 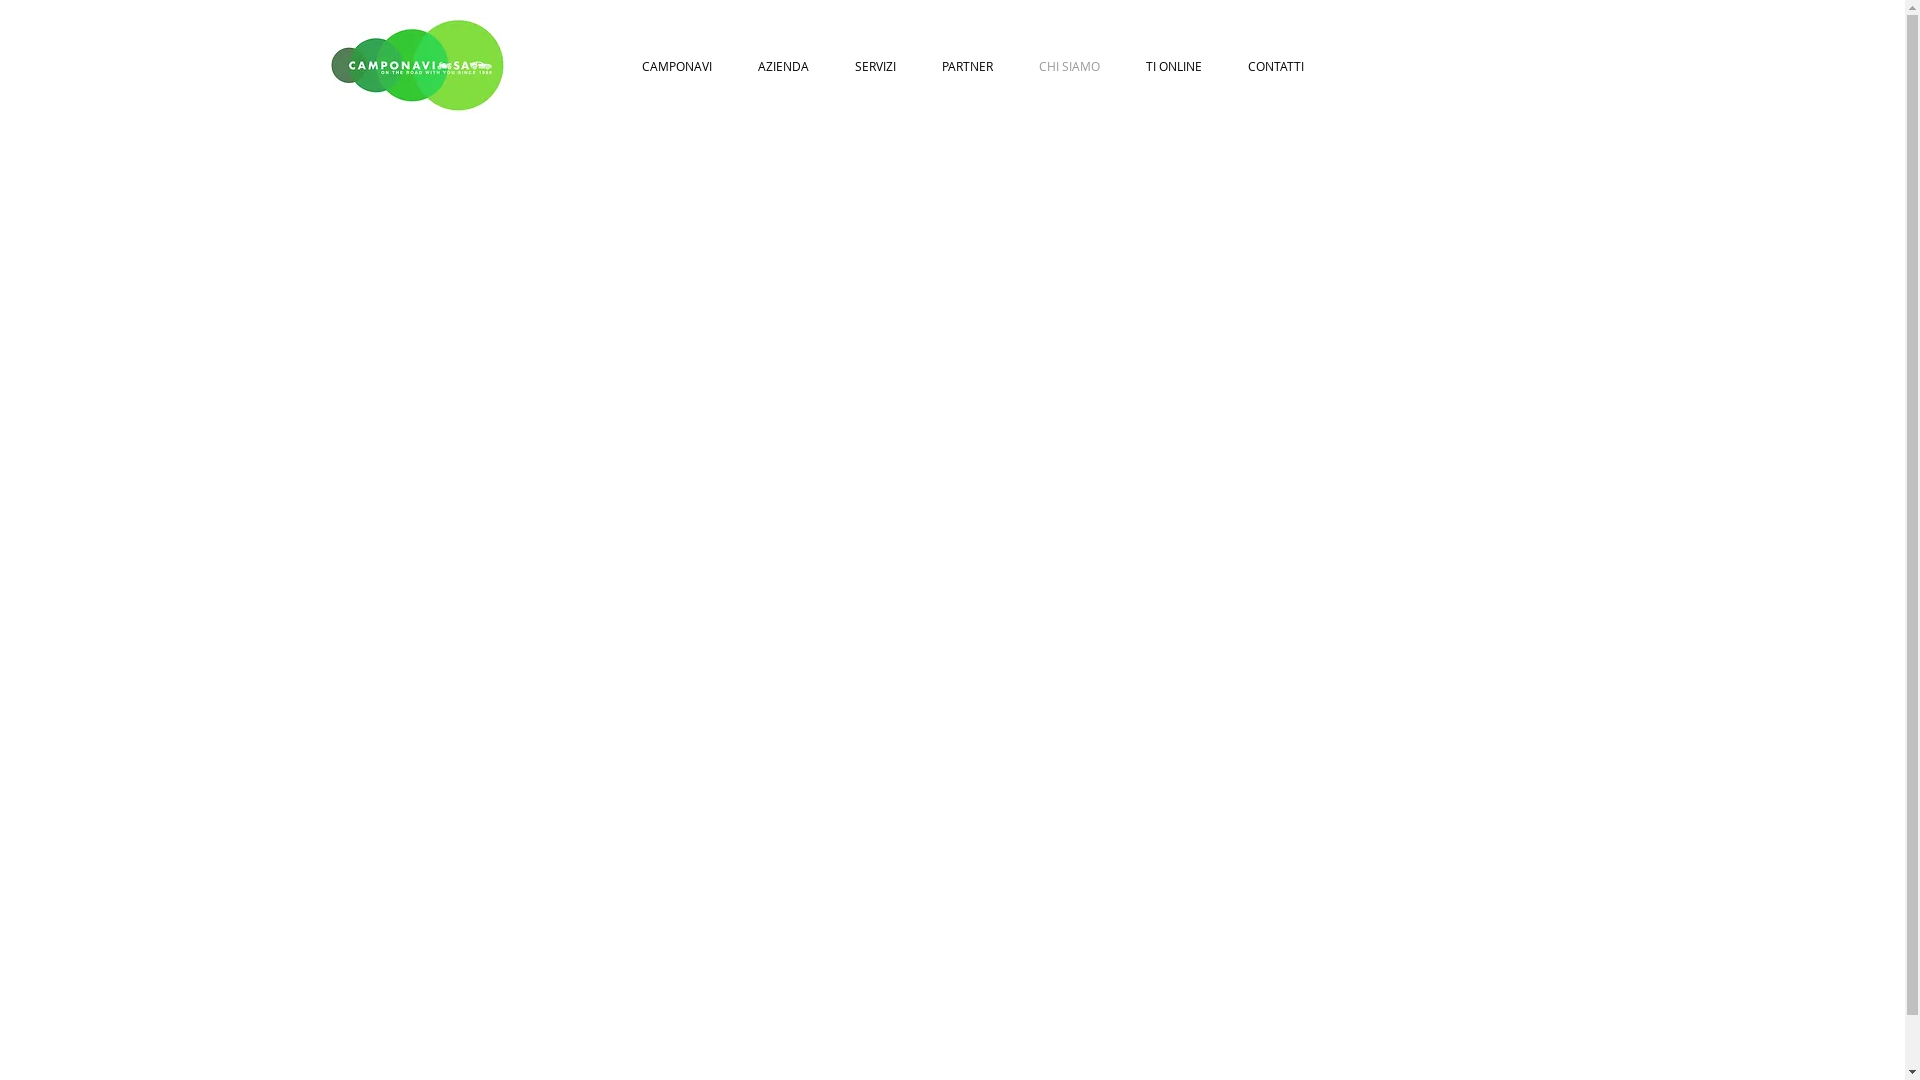 I want to click on 'SERVIZI', so click(x=874, y=64).